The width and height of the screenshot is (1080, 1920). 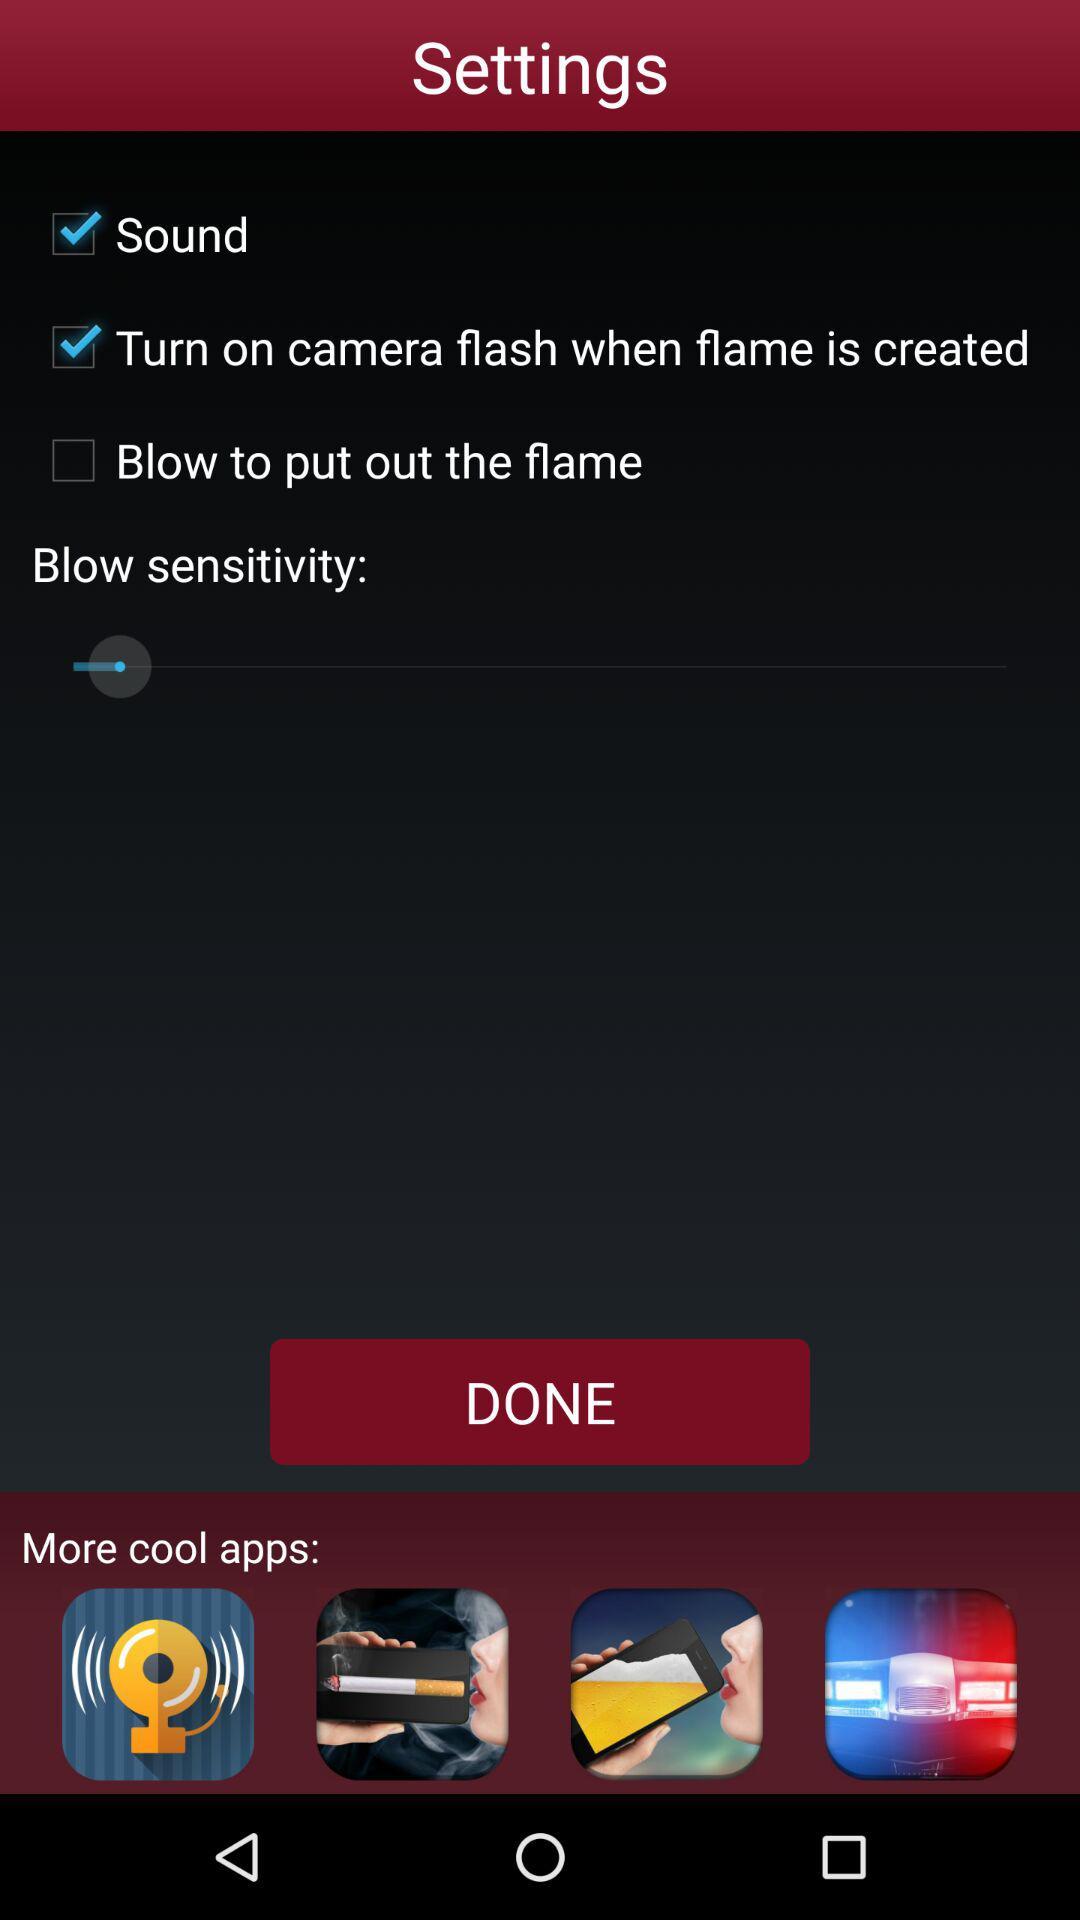 What do you see at coordinates (140, 234) in the screenshot?
I see `first check box in settings` at bounding box center [140, 234].